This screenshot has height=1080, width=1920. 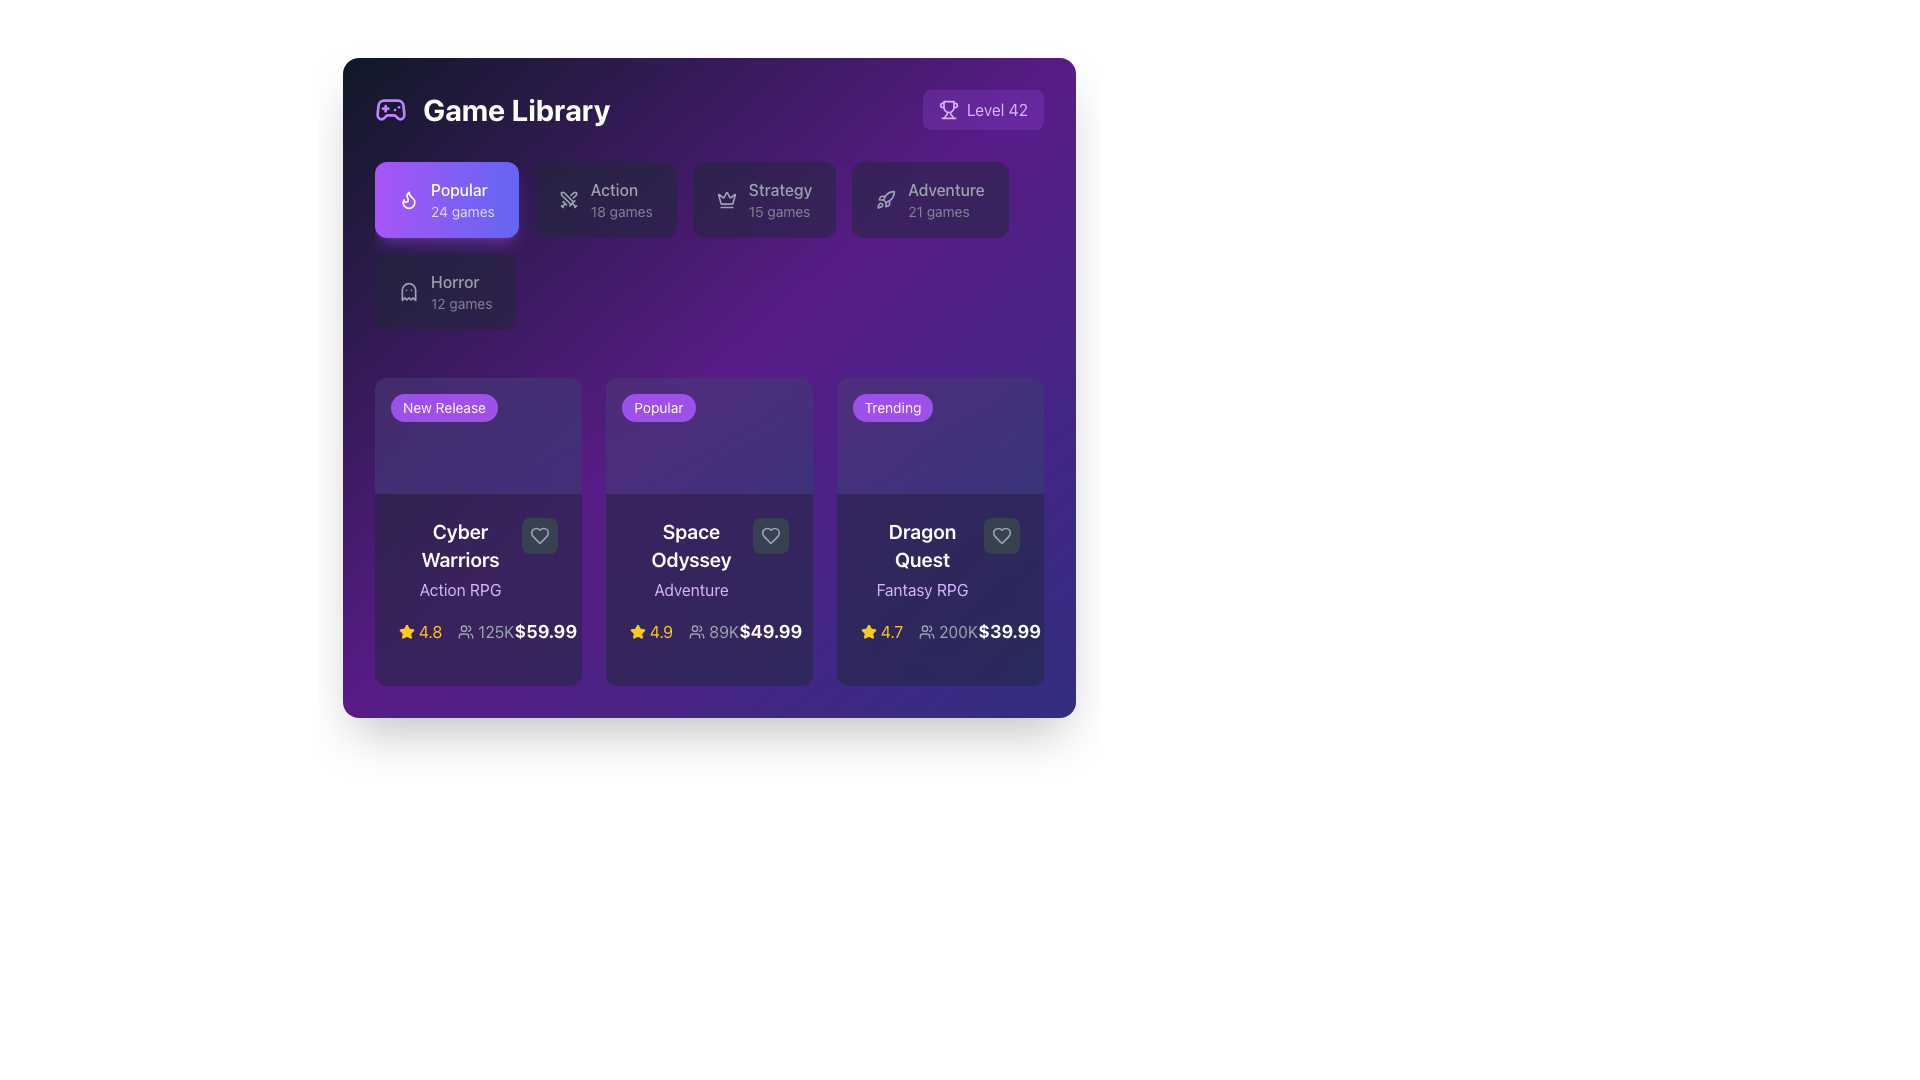 What do you see at coordinates (947, 110) in the screenshot?
I see `the trophy icon representing the achievement status, located to the left of the text 'Level 42' at the top right corner of the interface` at bounding box center [947, 110].